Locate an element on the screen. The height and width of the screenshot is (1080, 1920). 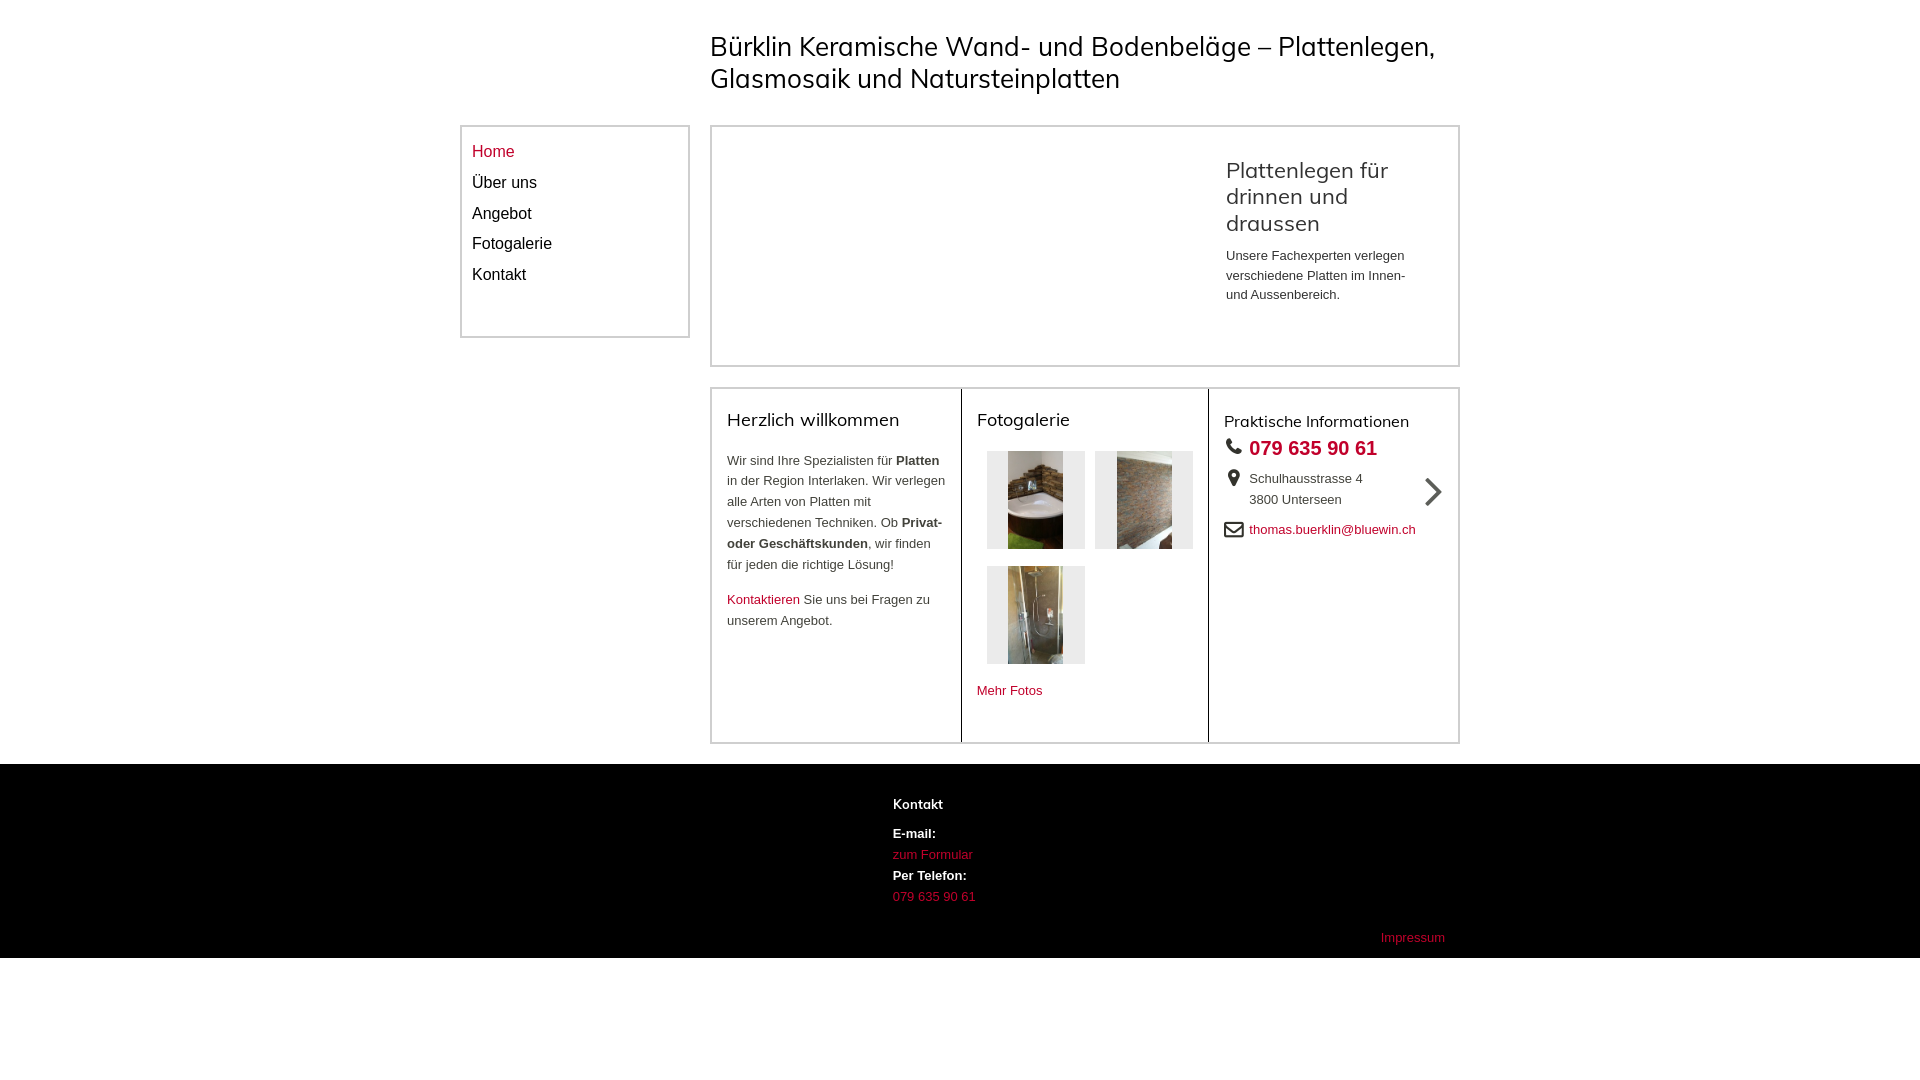
'Kontaktieren' is located at coordinates (762, 598).